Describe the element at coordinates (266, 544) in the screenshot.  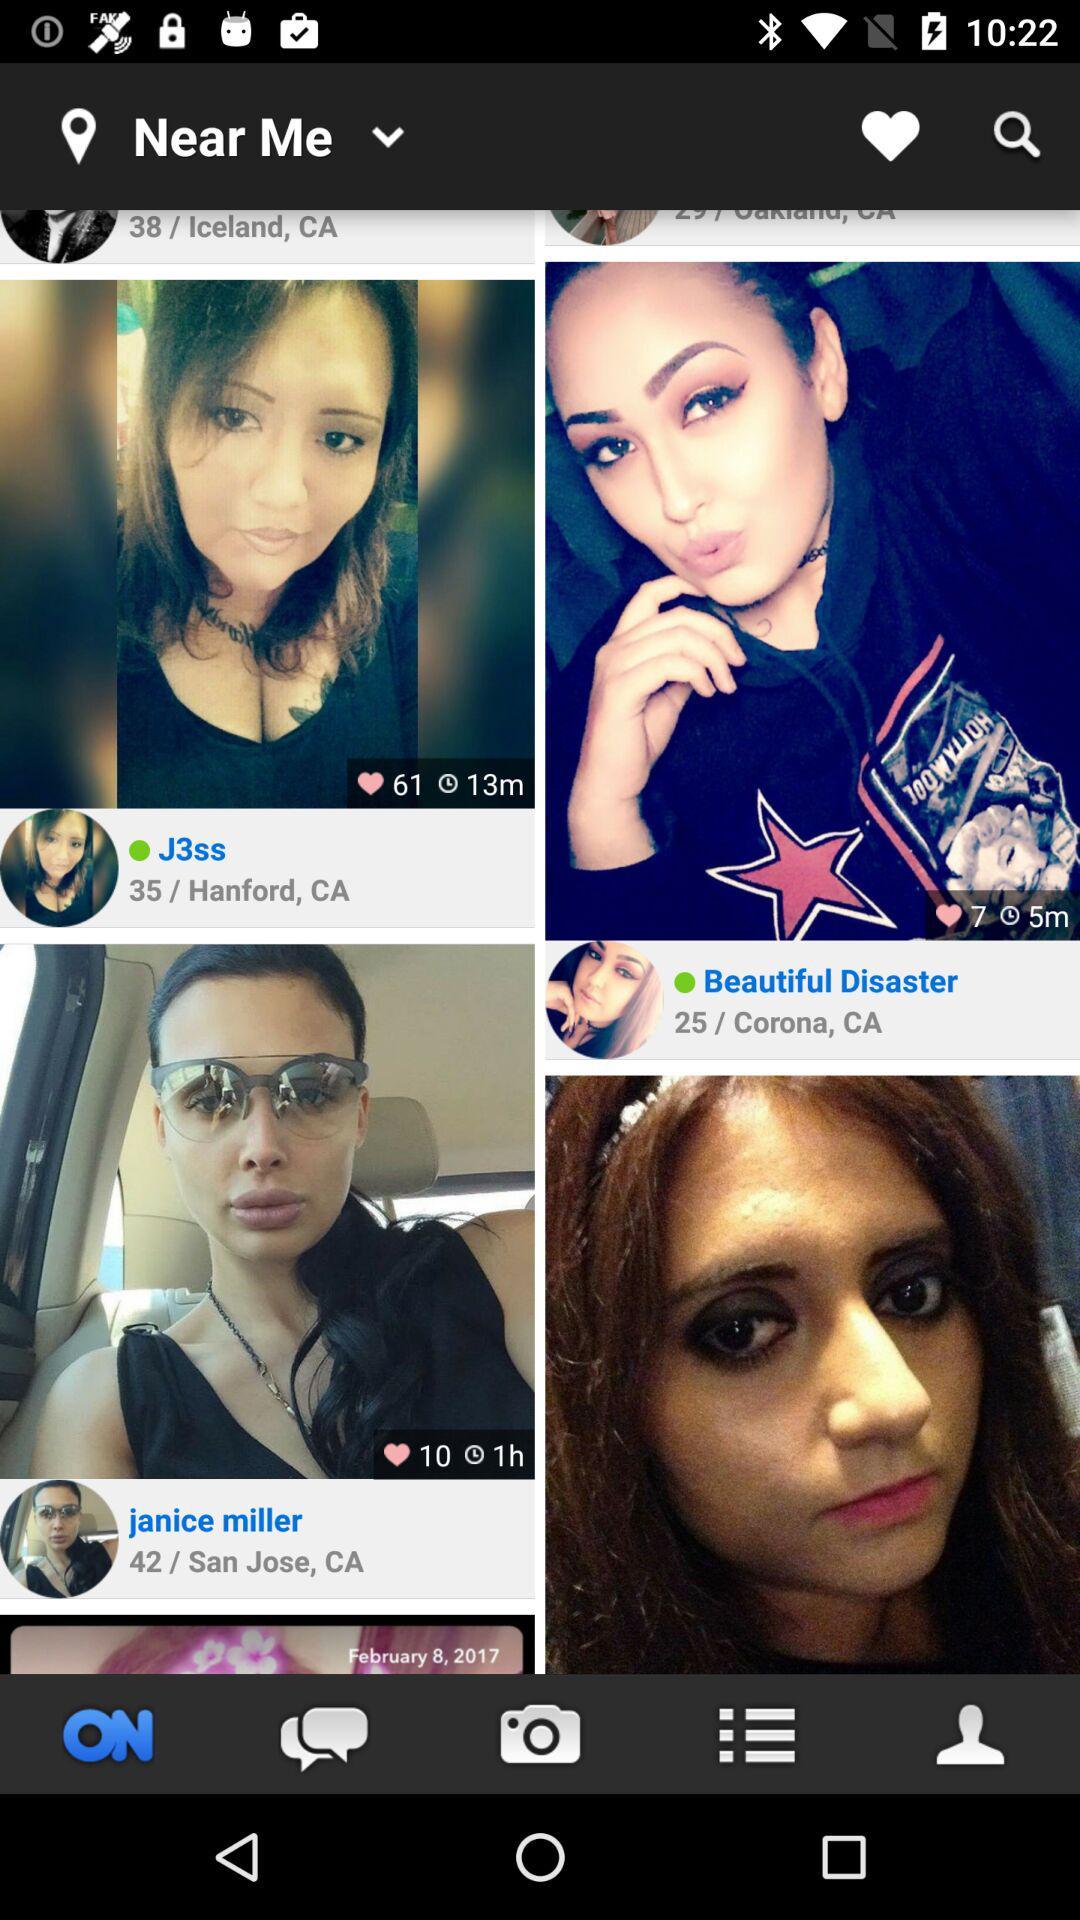
I see `profile picture` at that location.